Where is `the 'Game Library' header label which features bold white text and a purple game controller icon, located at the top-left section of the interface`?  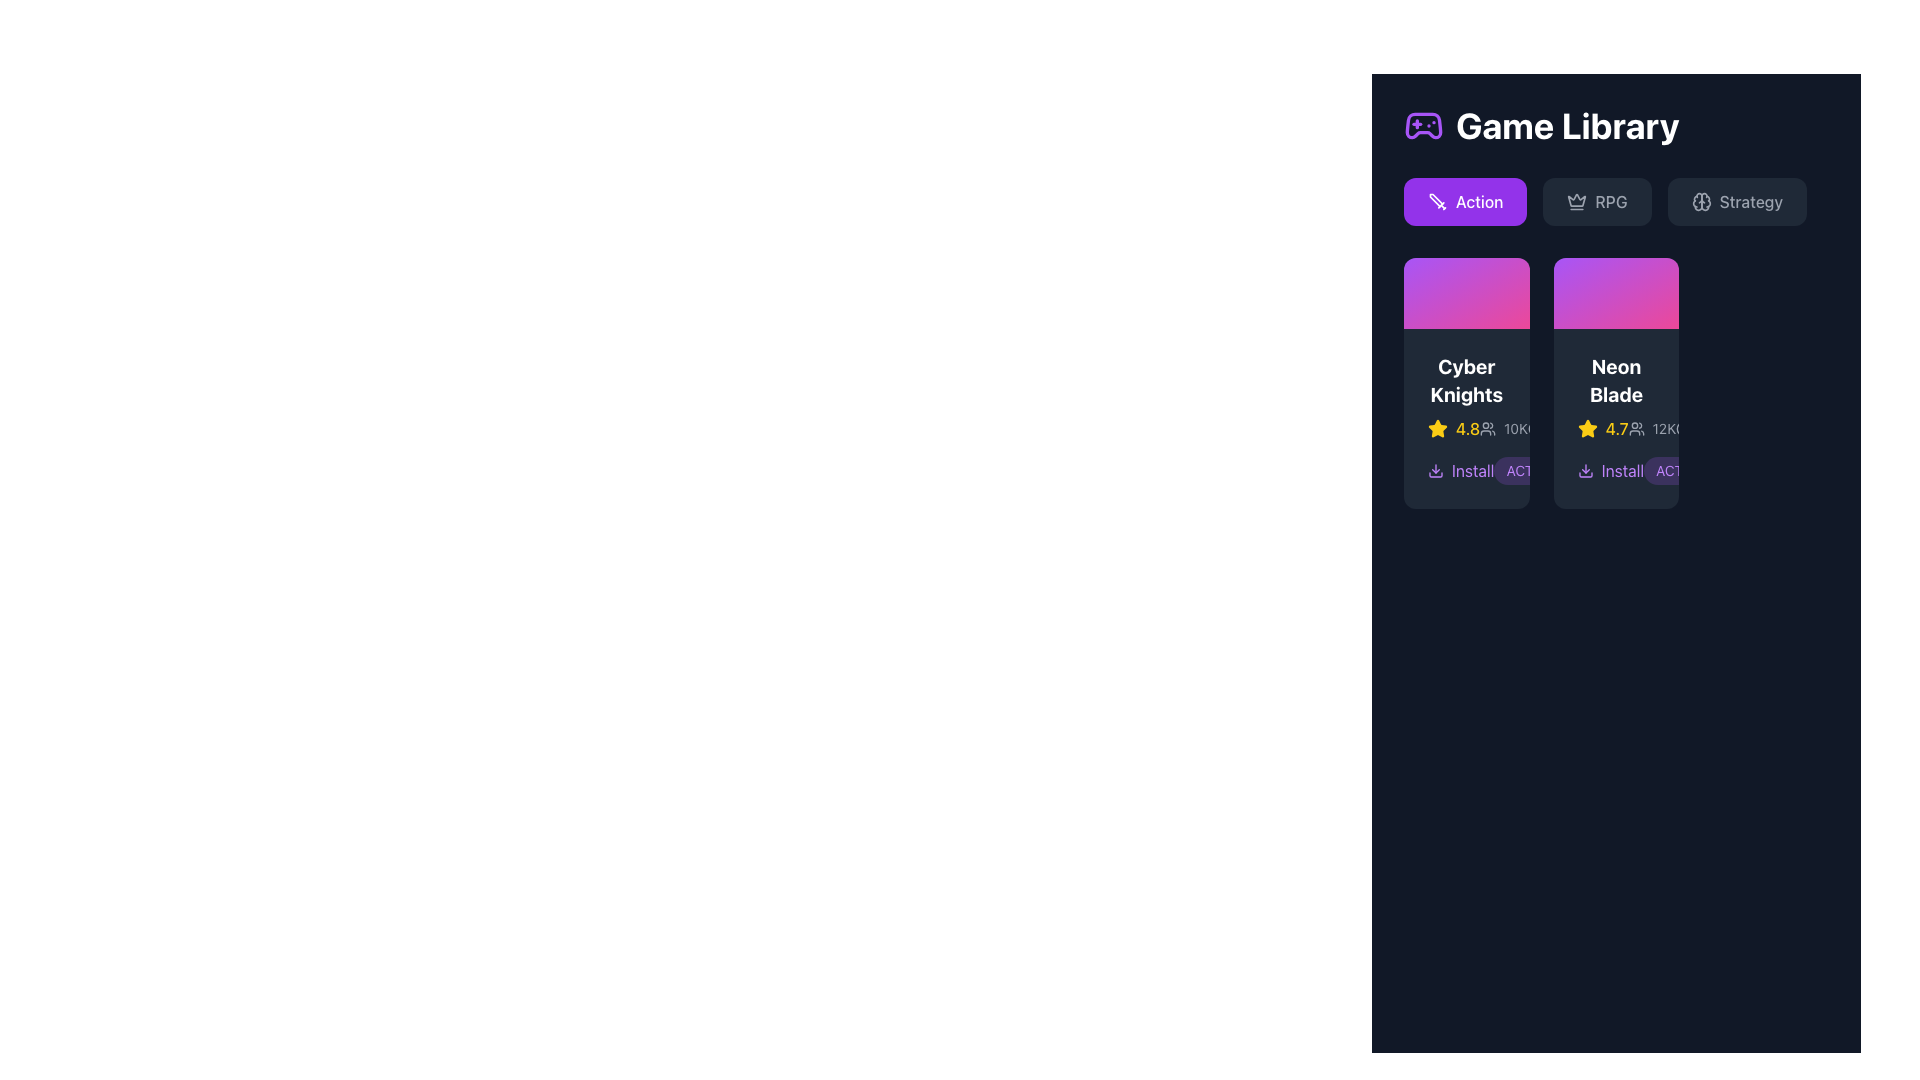
the 'Game Library' header label which features bold white text and a purple game controller icon, located at the top-left section of the interface is located at coordinates (1540, 126).